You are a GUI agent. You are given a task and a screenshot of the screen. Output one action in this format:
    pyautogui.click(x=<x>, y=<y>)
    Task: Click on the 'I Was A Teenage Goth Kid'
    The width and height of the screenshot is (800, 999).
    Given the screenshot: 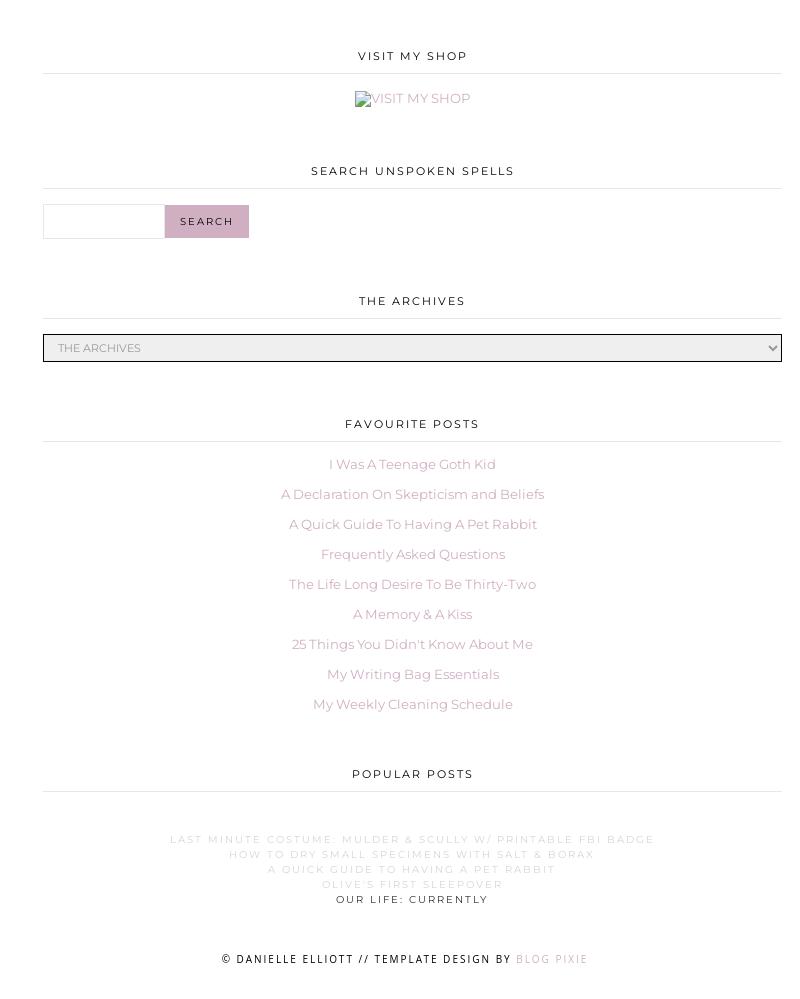 What is the action you would take?
    pyautogui.click(x=412, y=464)
    